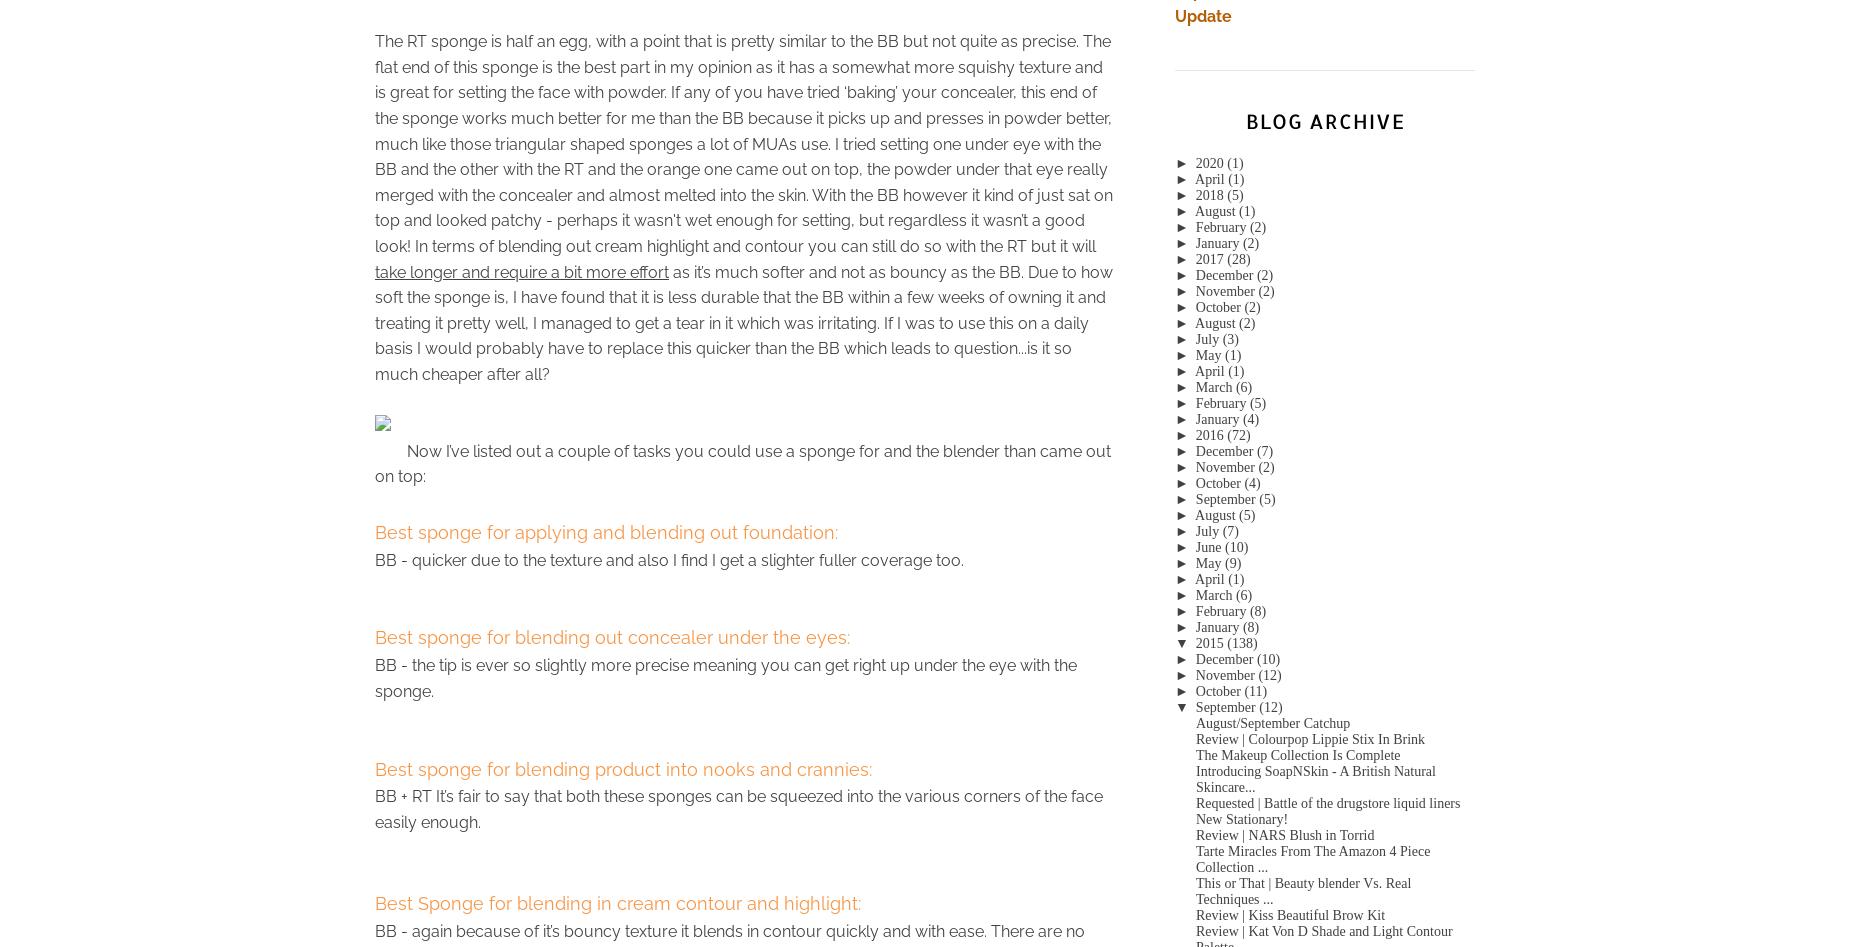  I want to click on 'New Stationary!', so click(1195, 818).